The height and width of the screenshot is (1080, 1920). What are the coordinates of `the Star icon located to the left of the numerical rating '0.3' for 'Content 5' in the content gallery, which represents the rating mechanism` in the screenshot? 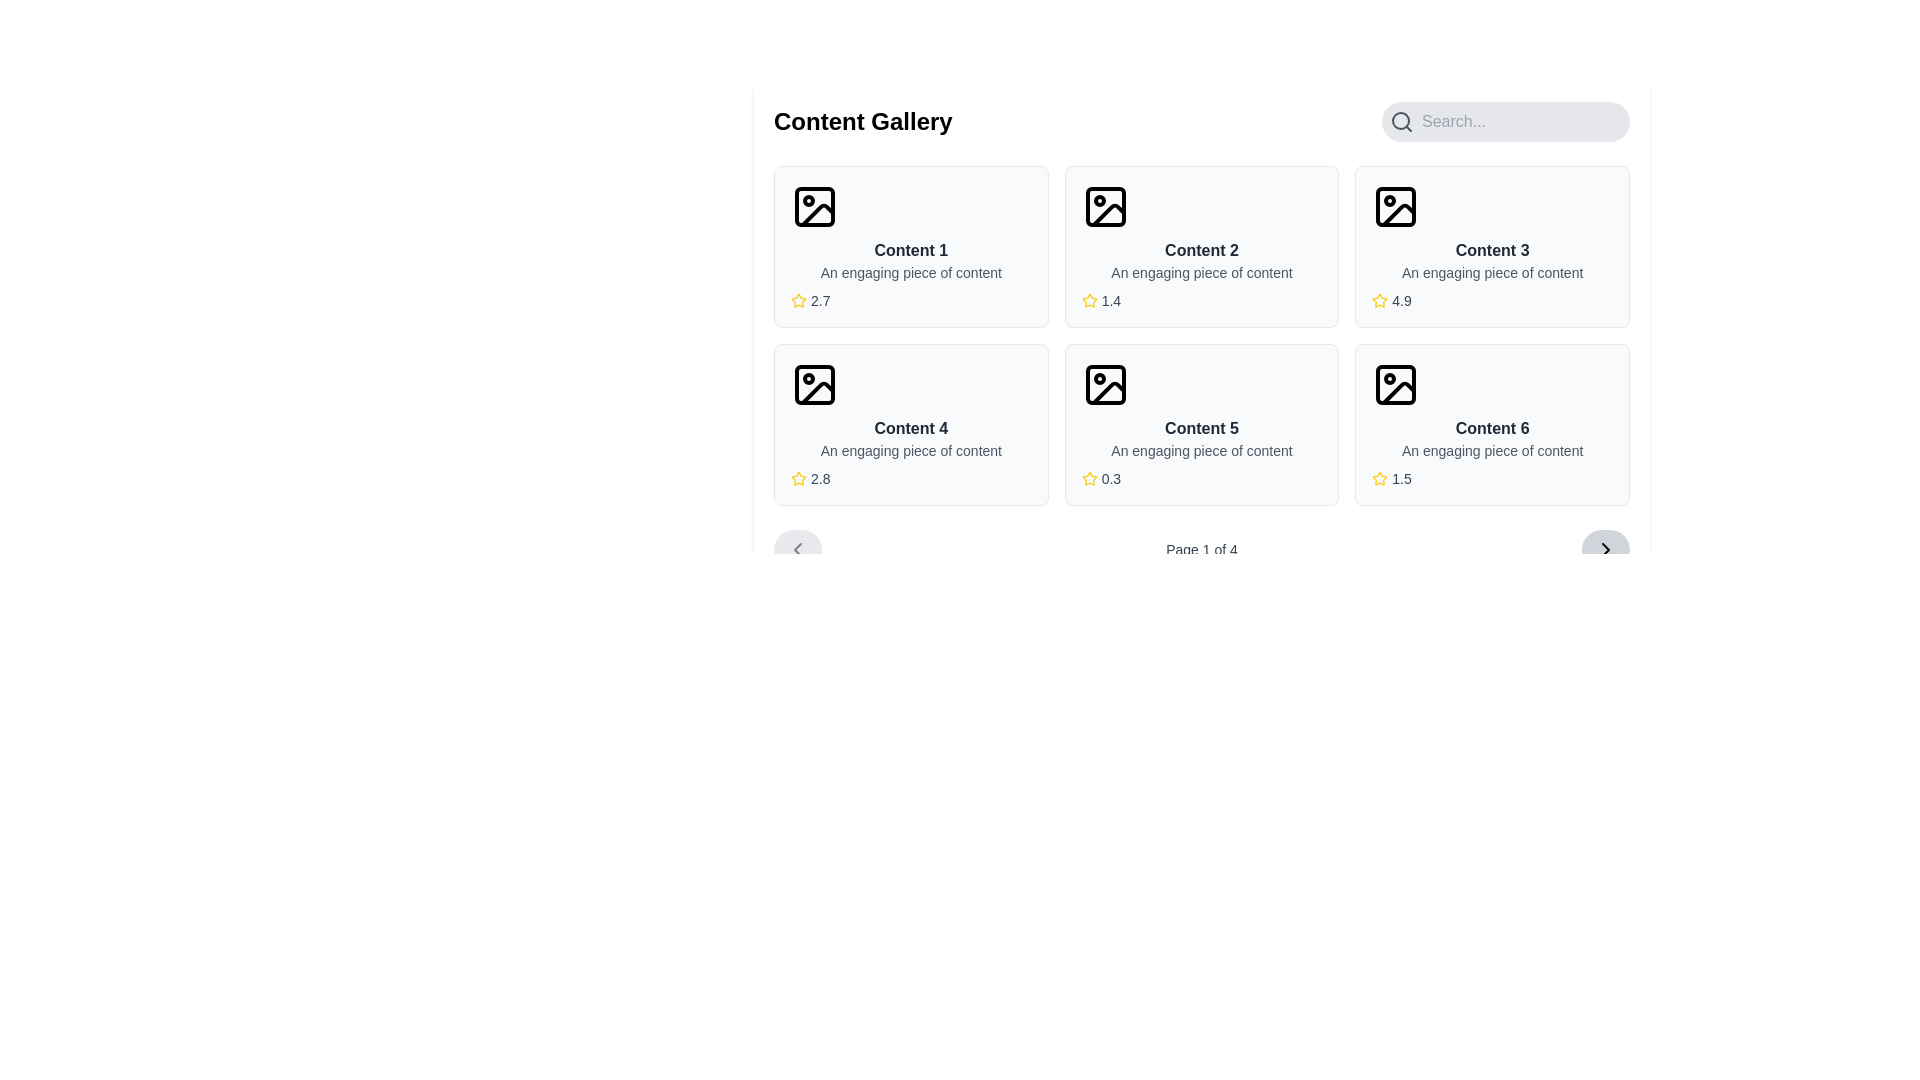 It's located at (1088, 478).